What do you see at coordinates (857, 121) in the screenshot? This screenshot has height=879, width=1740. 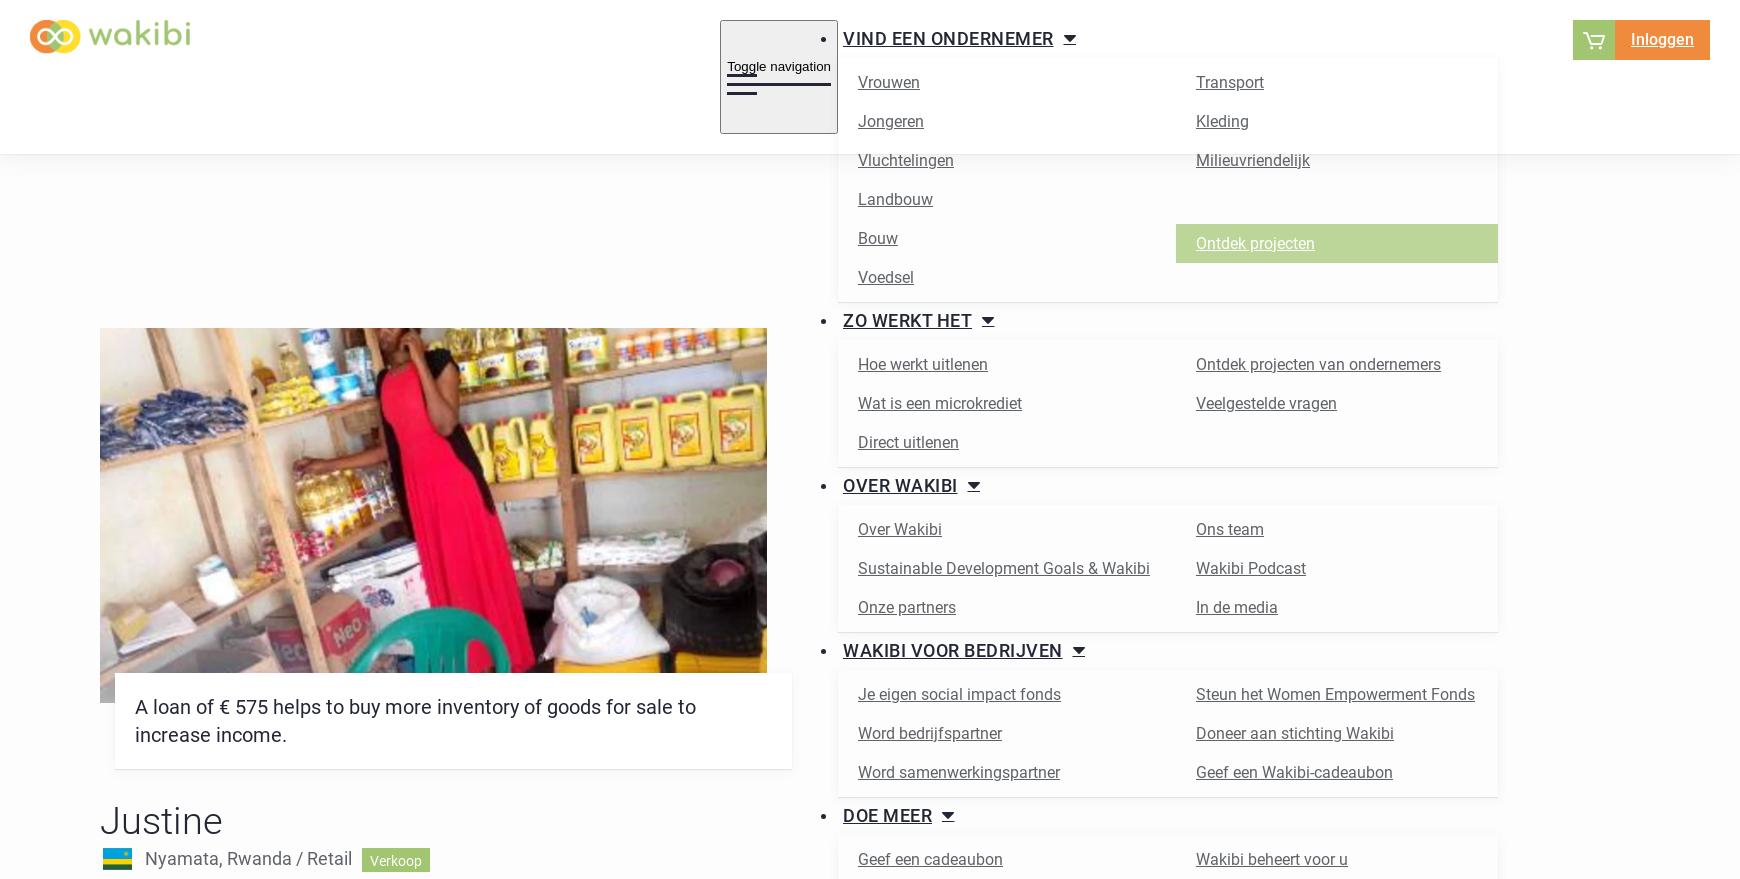 I see `'Jongeren'` at bounding box center [857, 121].